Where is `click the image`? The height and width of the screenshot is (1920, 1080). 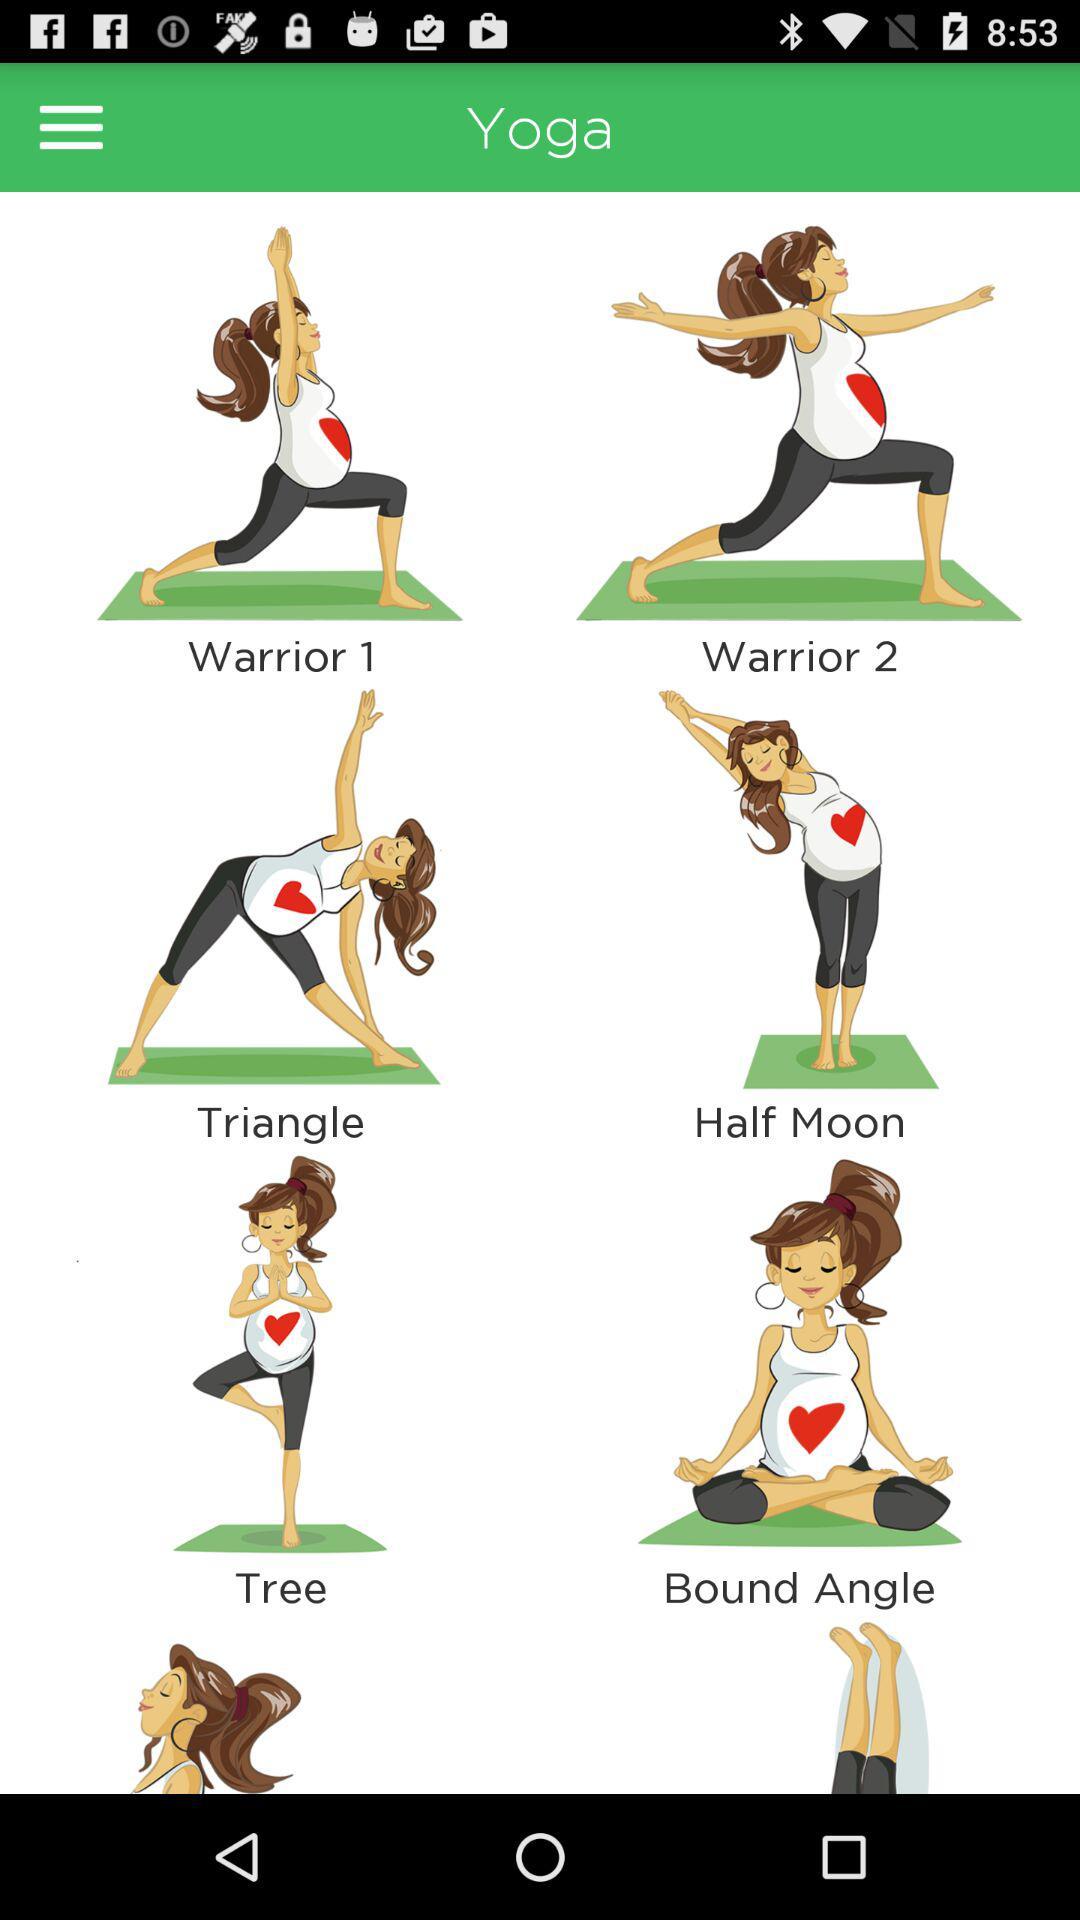 click the image is located at coordinates (280, 421).